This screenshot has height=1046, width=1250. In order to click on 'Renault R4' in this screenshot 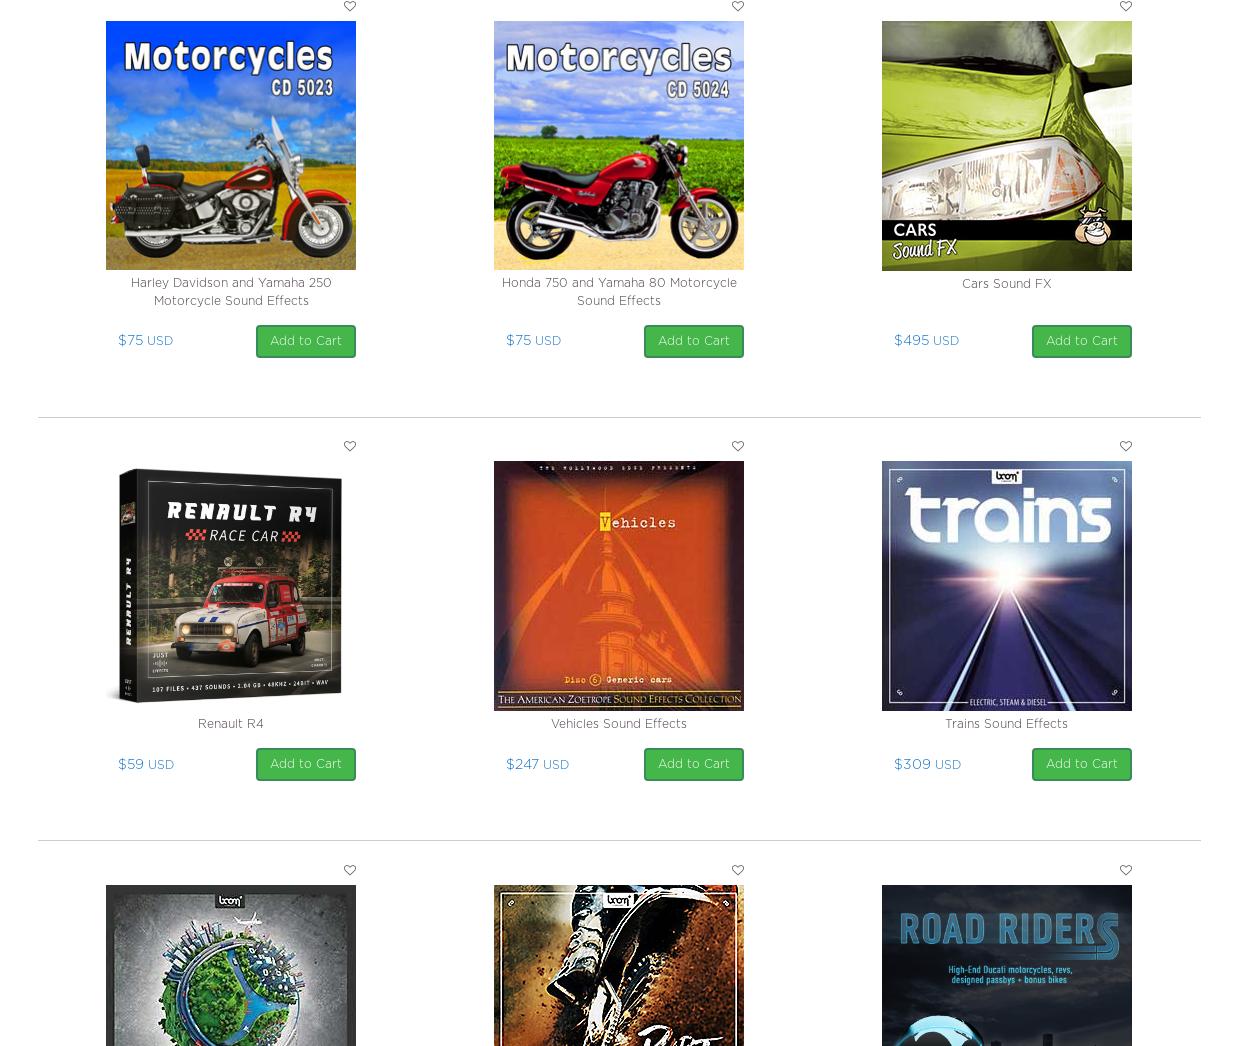, I will do `click(230, 724)`.